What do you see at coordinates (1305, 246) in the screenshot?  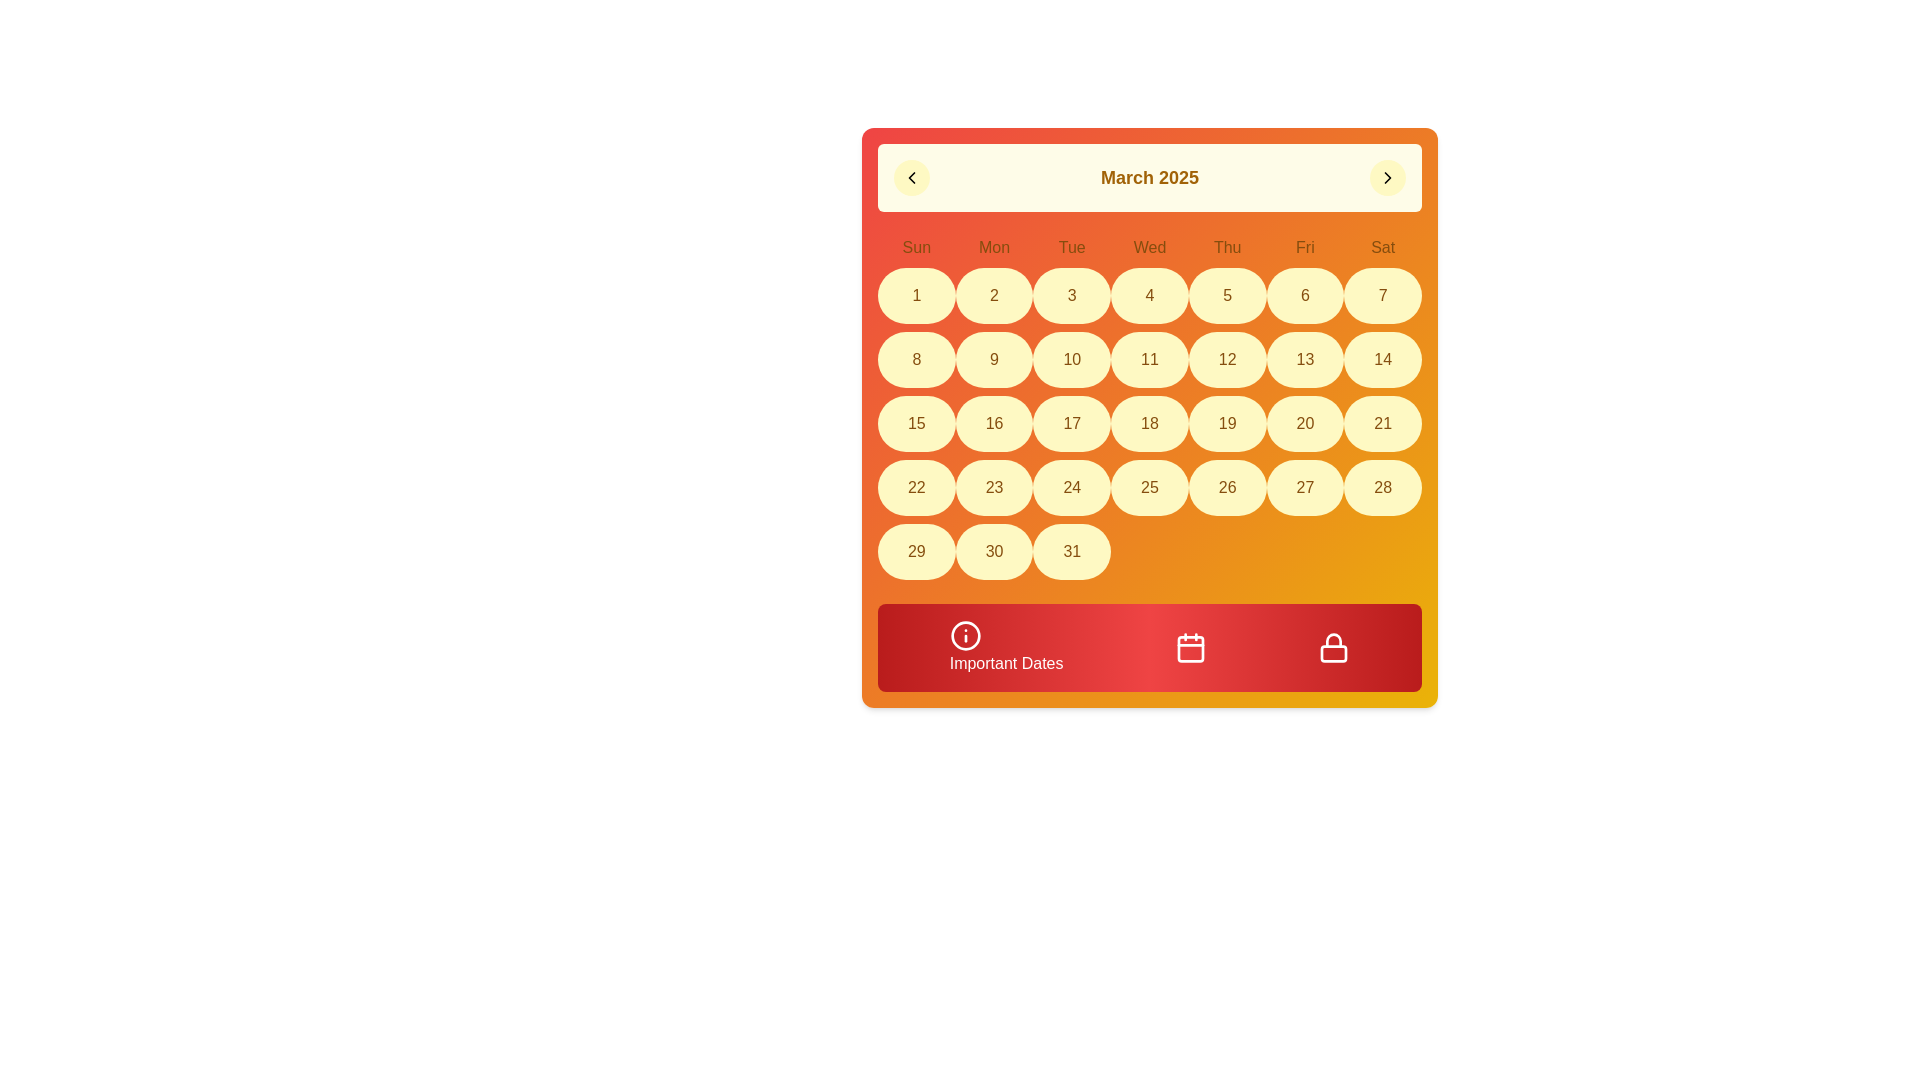 I see `the text label for 'Friday' in the calendar's column header, which is located between 'Thu' and 'Sat'` at bounding box center [1305, 246].